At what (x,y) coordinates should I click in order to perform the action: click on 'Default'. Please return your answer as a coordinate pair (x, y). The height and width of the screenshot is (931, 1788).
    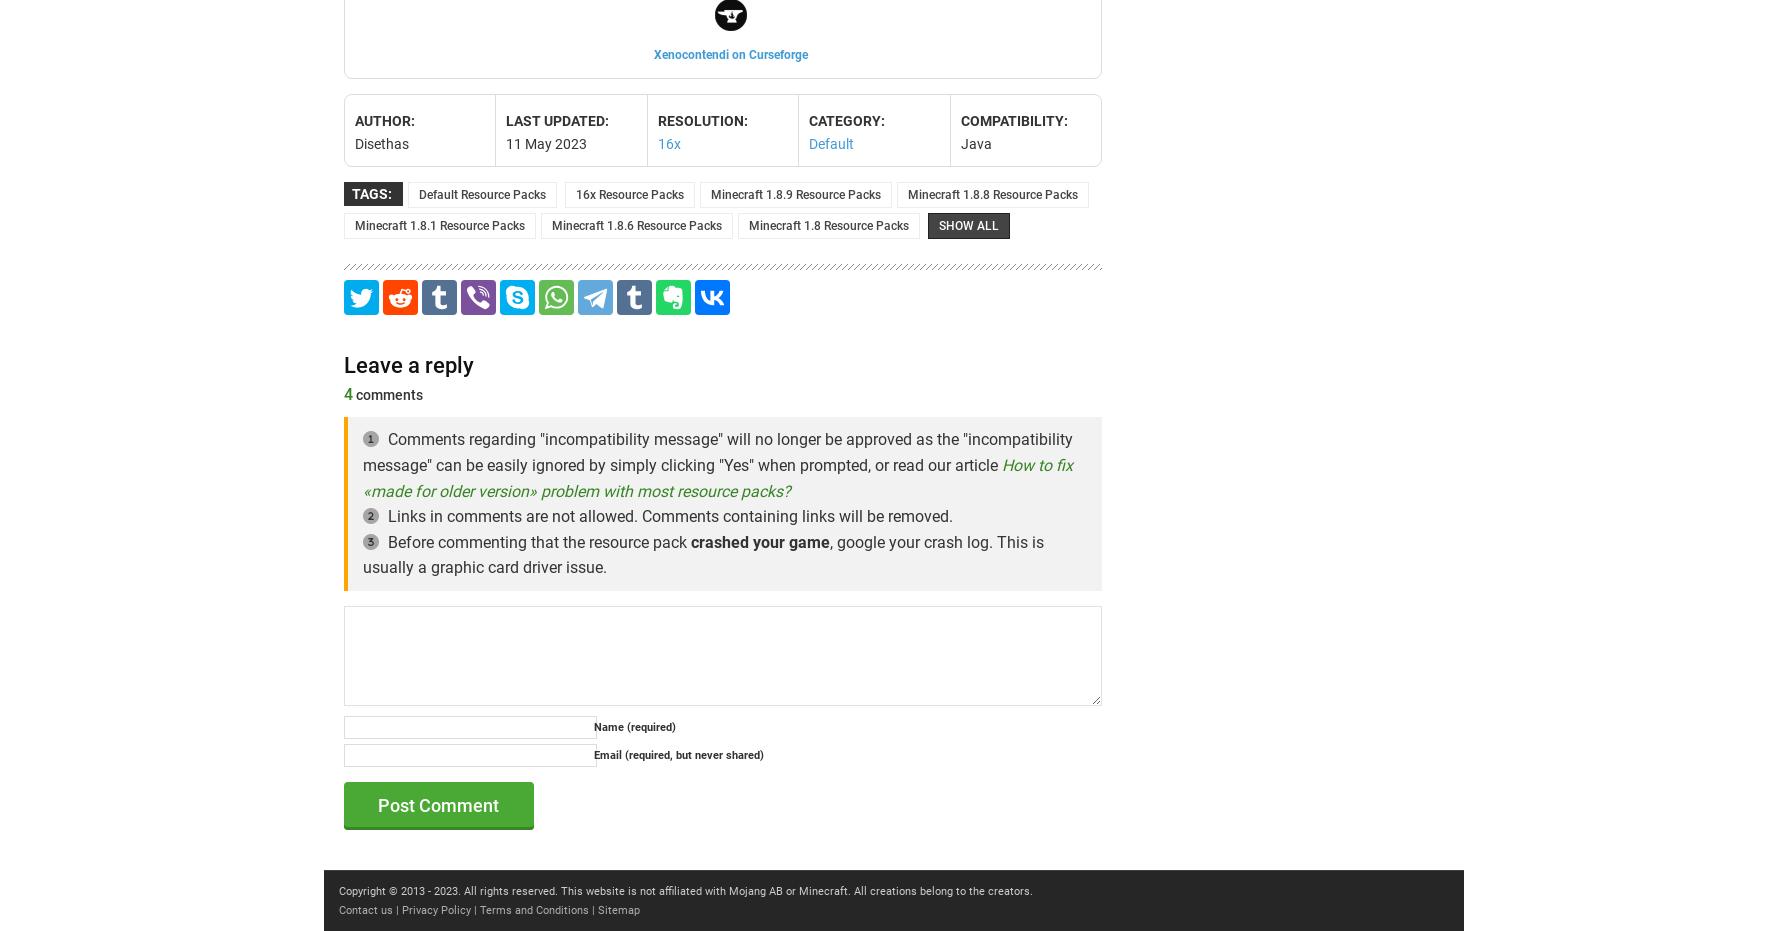
    Looking at the image, I should click on (830, 142).